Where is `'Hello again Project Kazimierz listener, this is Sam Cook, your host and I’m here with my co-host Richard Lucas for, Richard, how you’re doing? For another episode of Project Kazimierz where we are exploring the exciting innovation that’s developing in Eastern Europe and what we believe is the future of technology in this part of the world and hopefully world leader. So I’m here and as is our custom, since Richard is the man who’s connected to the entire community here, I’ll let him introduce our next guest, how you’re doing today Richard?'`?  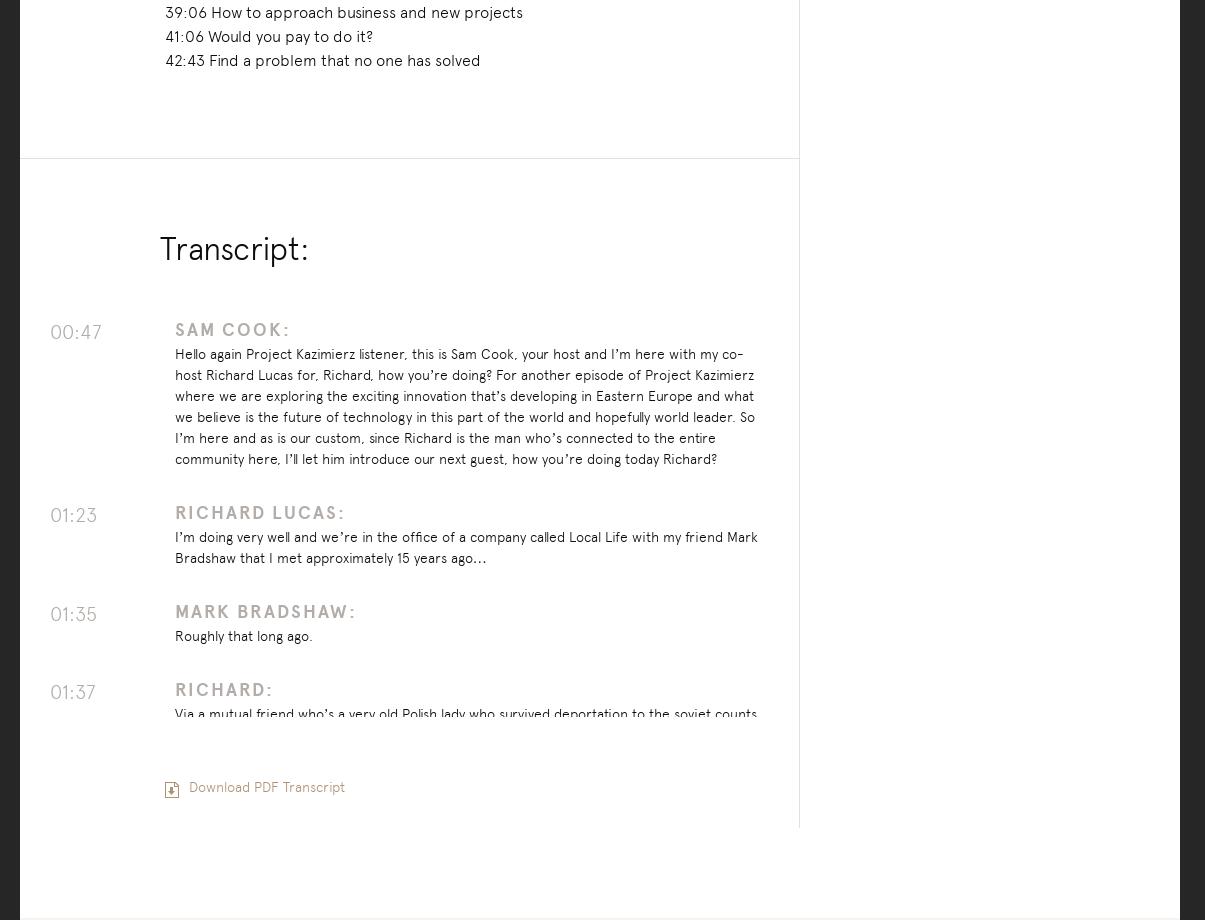
'Hello again Project Kazimierz listener, this is Sam Cook, your host and I’m here with my co-host Richard Lucas for, Richard, how you’re doing? For another episode of Project Kazimierz where we are exploring the exciting innovation that’s developing in Eastern Europe and what we believe is the future of technology in this part of the world and hopefully world leader. So I’m here and as is our custom, since Richard is the man who’s connected to the entire community here, I’ll let him introduce our next guest, how you’re doing today Richard?' is located at coordinates (463, 404).